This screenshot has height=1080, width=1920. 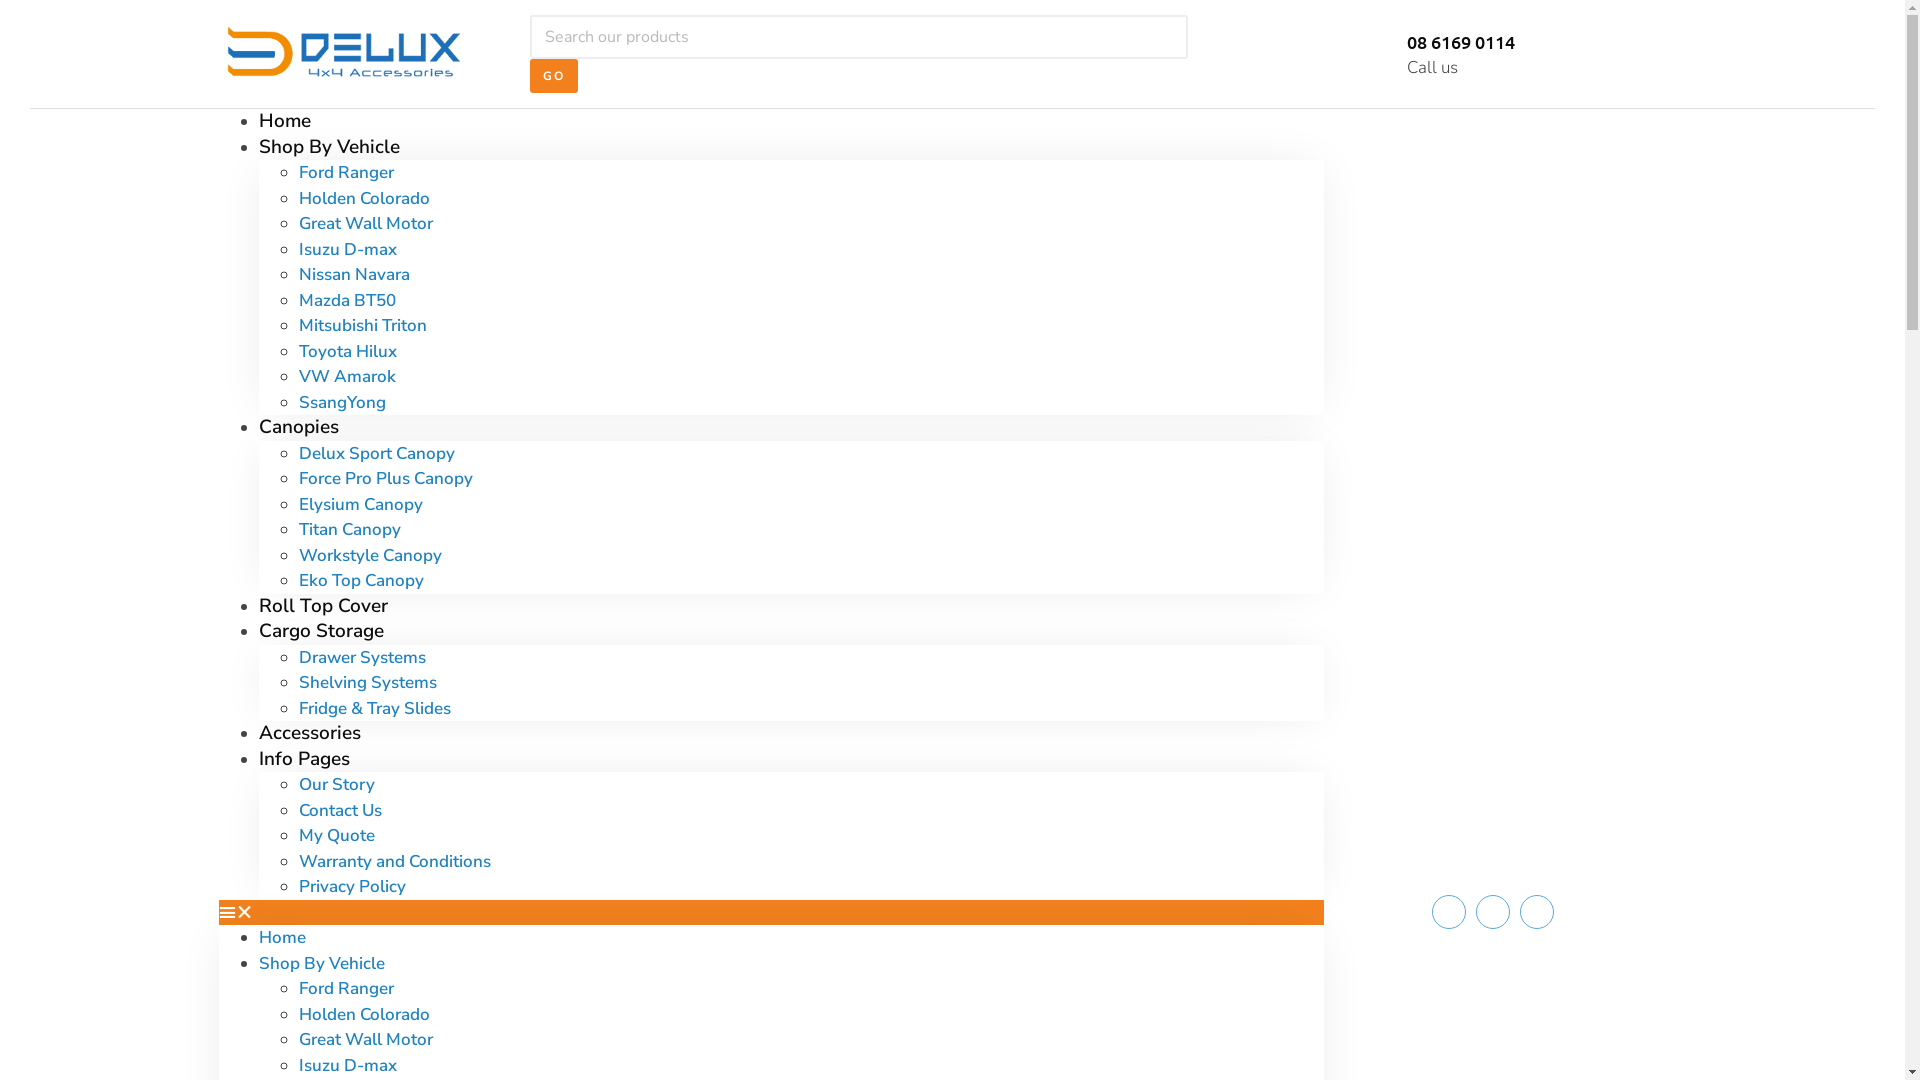 What do you see at coordinates (296, 376) in the screenshot?
I see `'VW Amarok'` at bounding box center [296, 376].